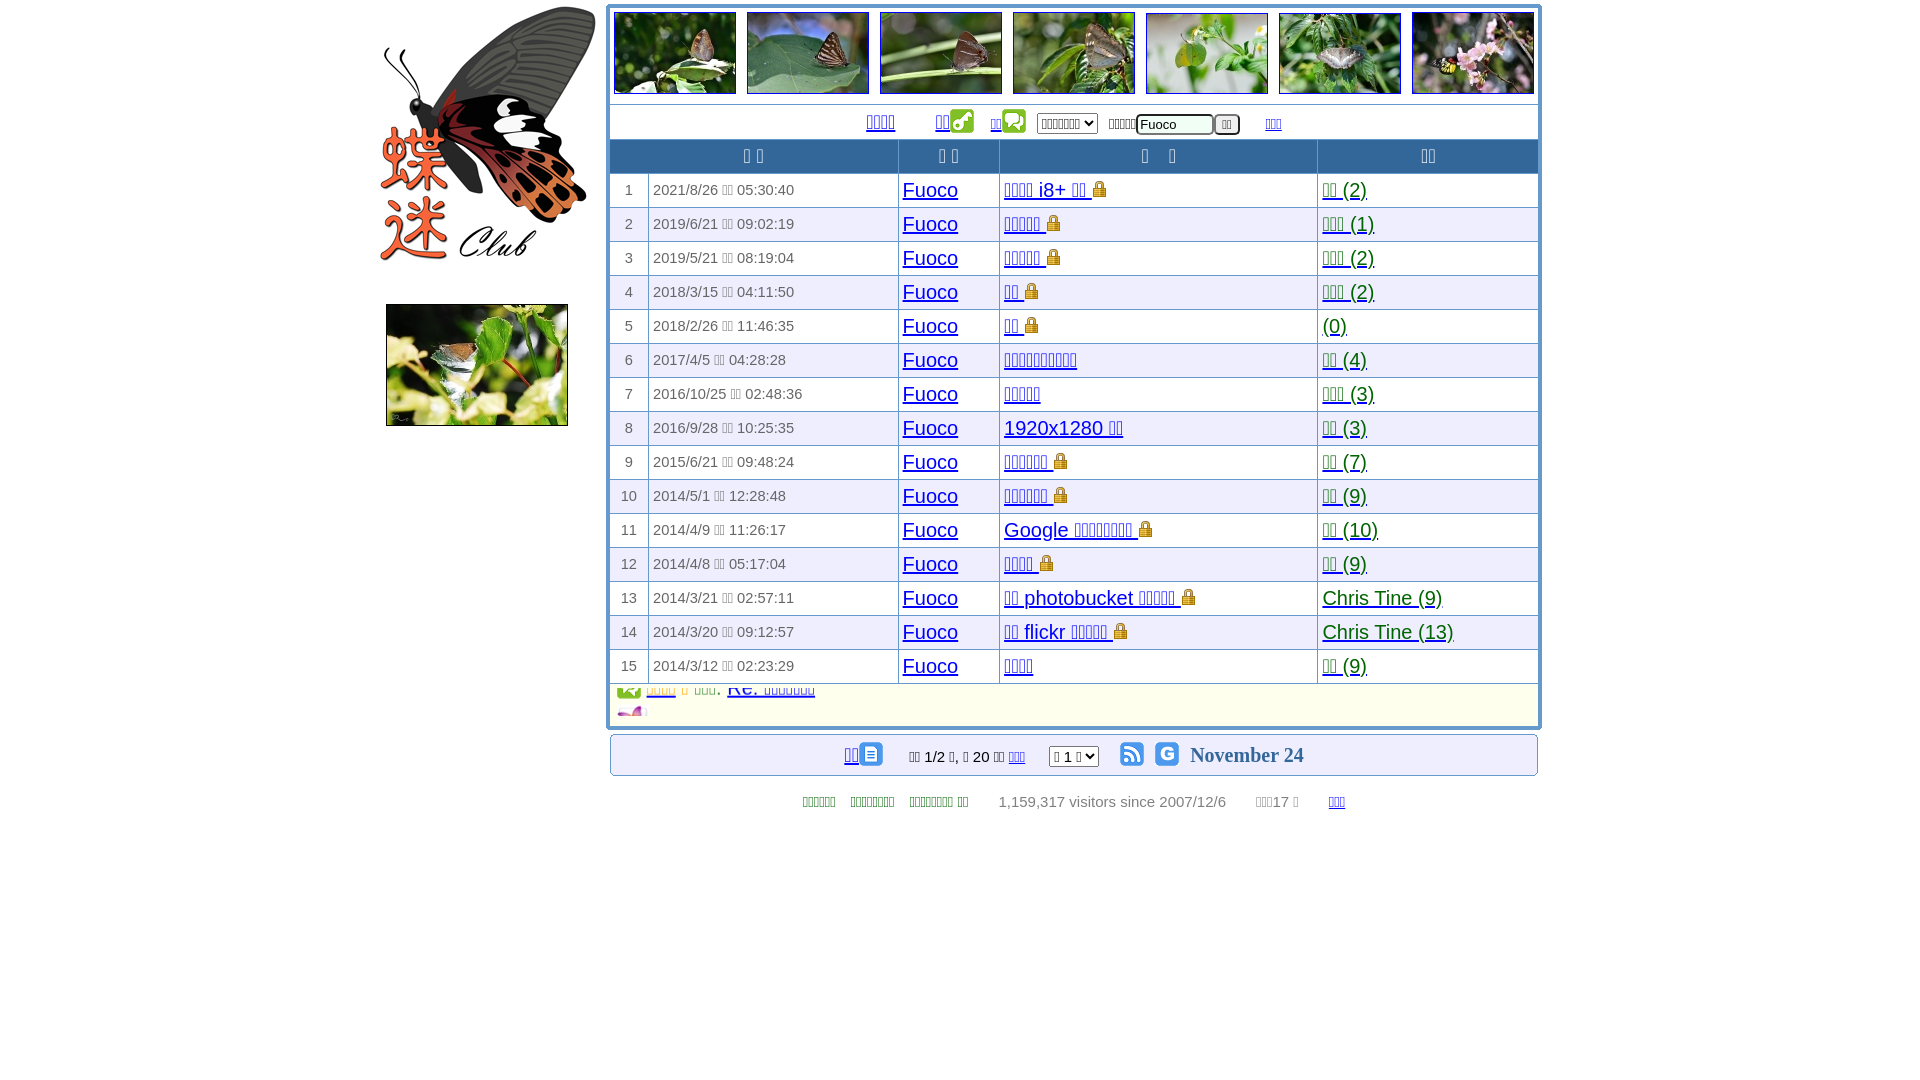 The image size is (1920, 1080). What do you see at coordinates (930, 427) in the screenshot?
I see `'Fuoco'` at bounding box center [930, 427].